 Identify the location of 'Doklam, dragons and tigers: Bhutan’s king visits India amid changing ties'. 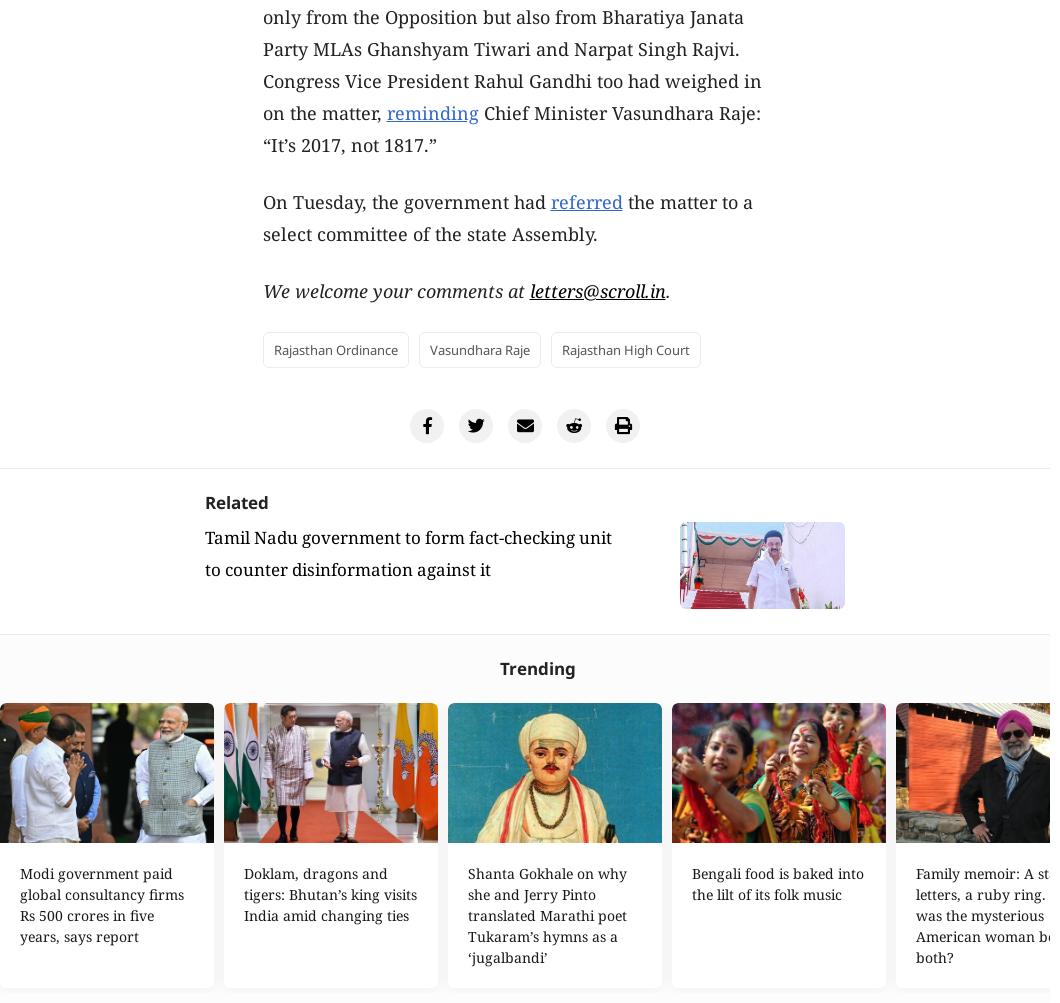
(330, 893).